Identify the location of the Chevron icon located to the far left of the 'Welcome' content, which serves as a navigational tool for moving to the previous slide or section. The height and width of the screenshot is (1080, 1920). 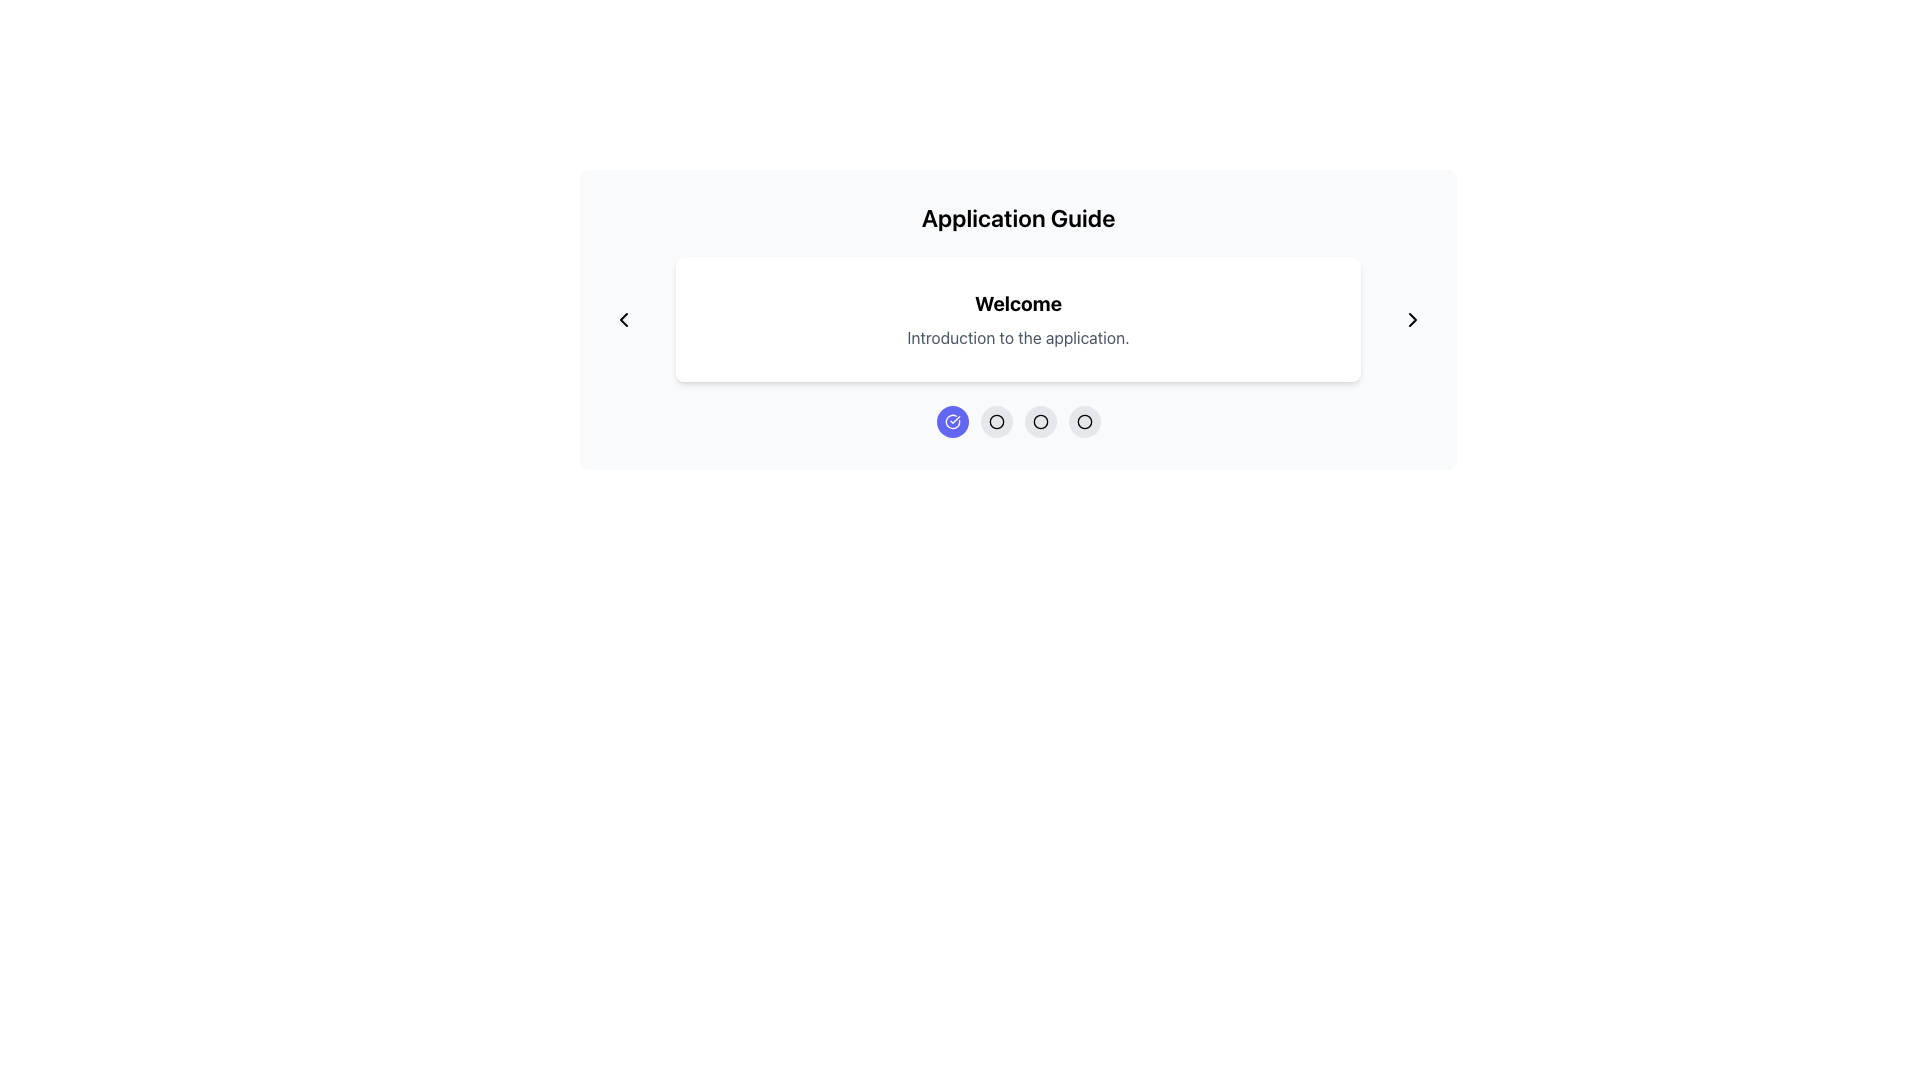
(623, 319).